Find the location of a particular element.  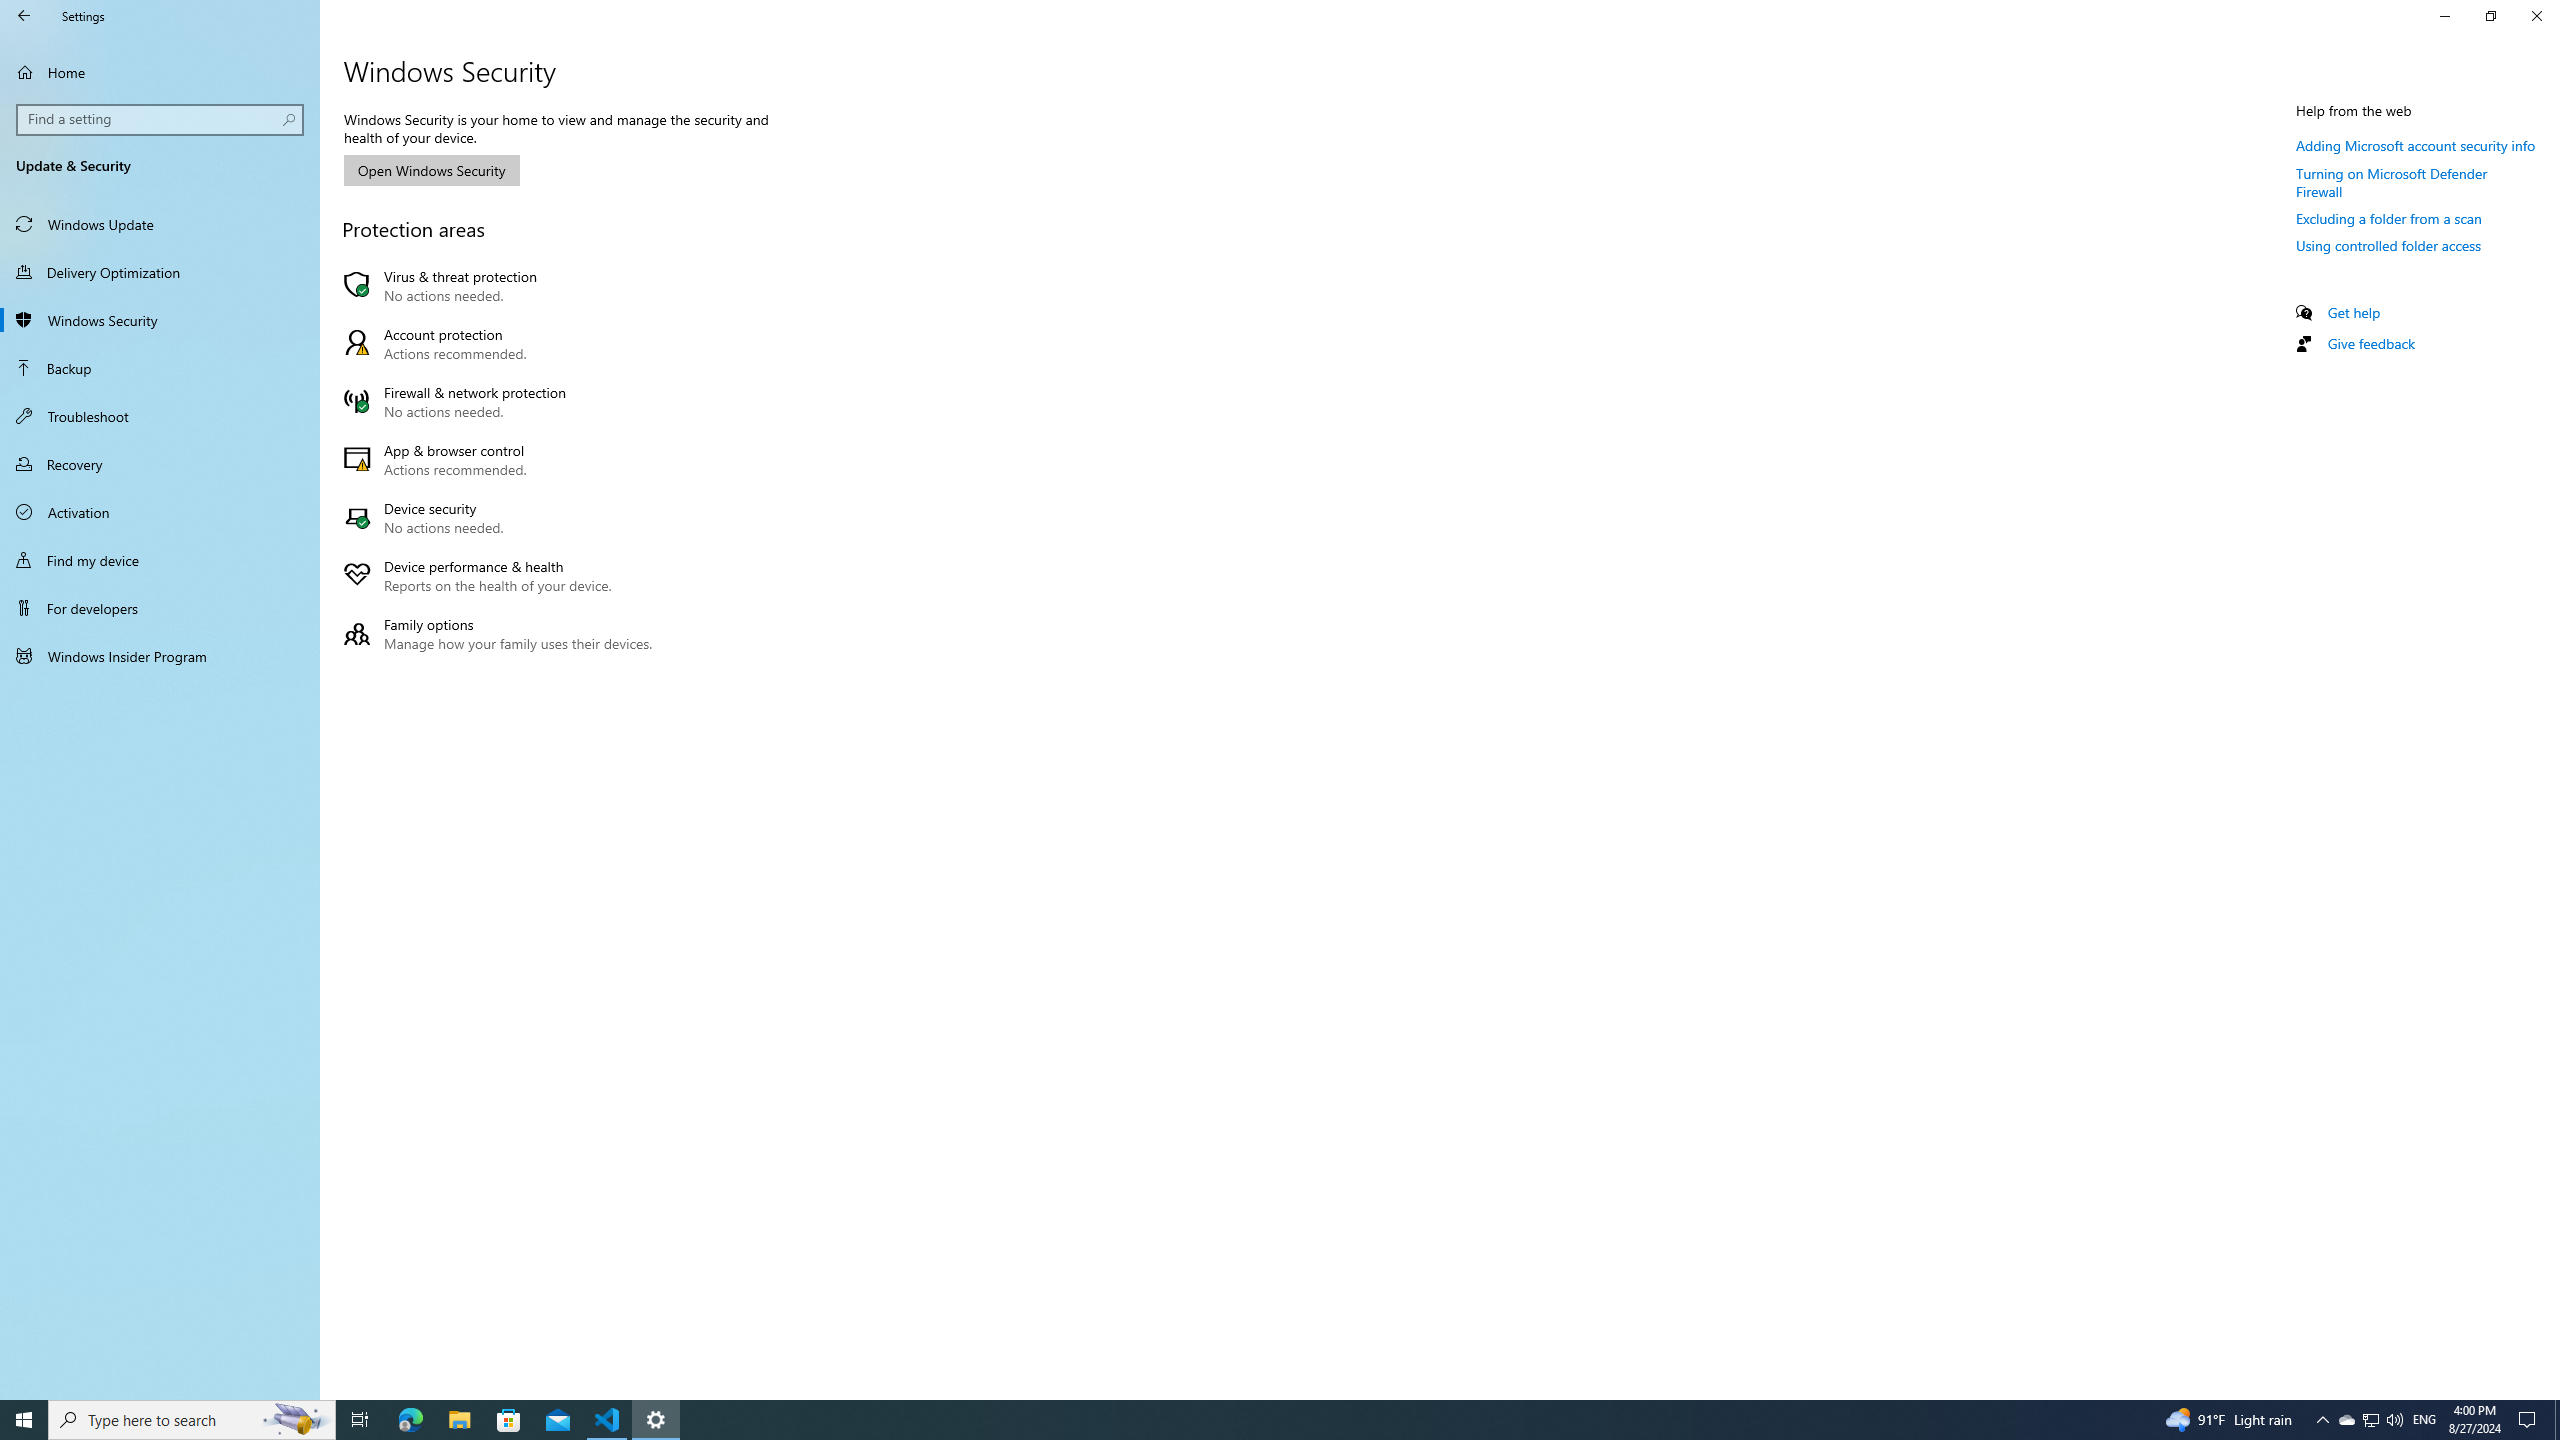

'Troubleshoot' is located at coordinates (159, 415).